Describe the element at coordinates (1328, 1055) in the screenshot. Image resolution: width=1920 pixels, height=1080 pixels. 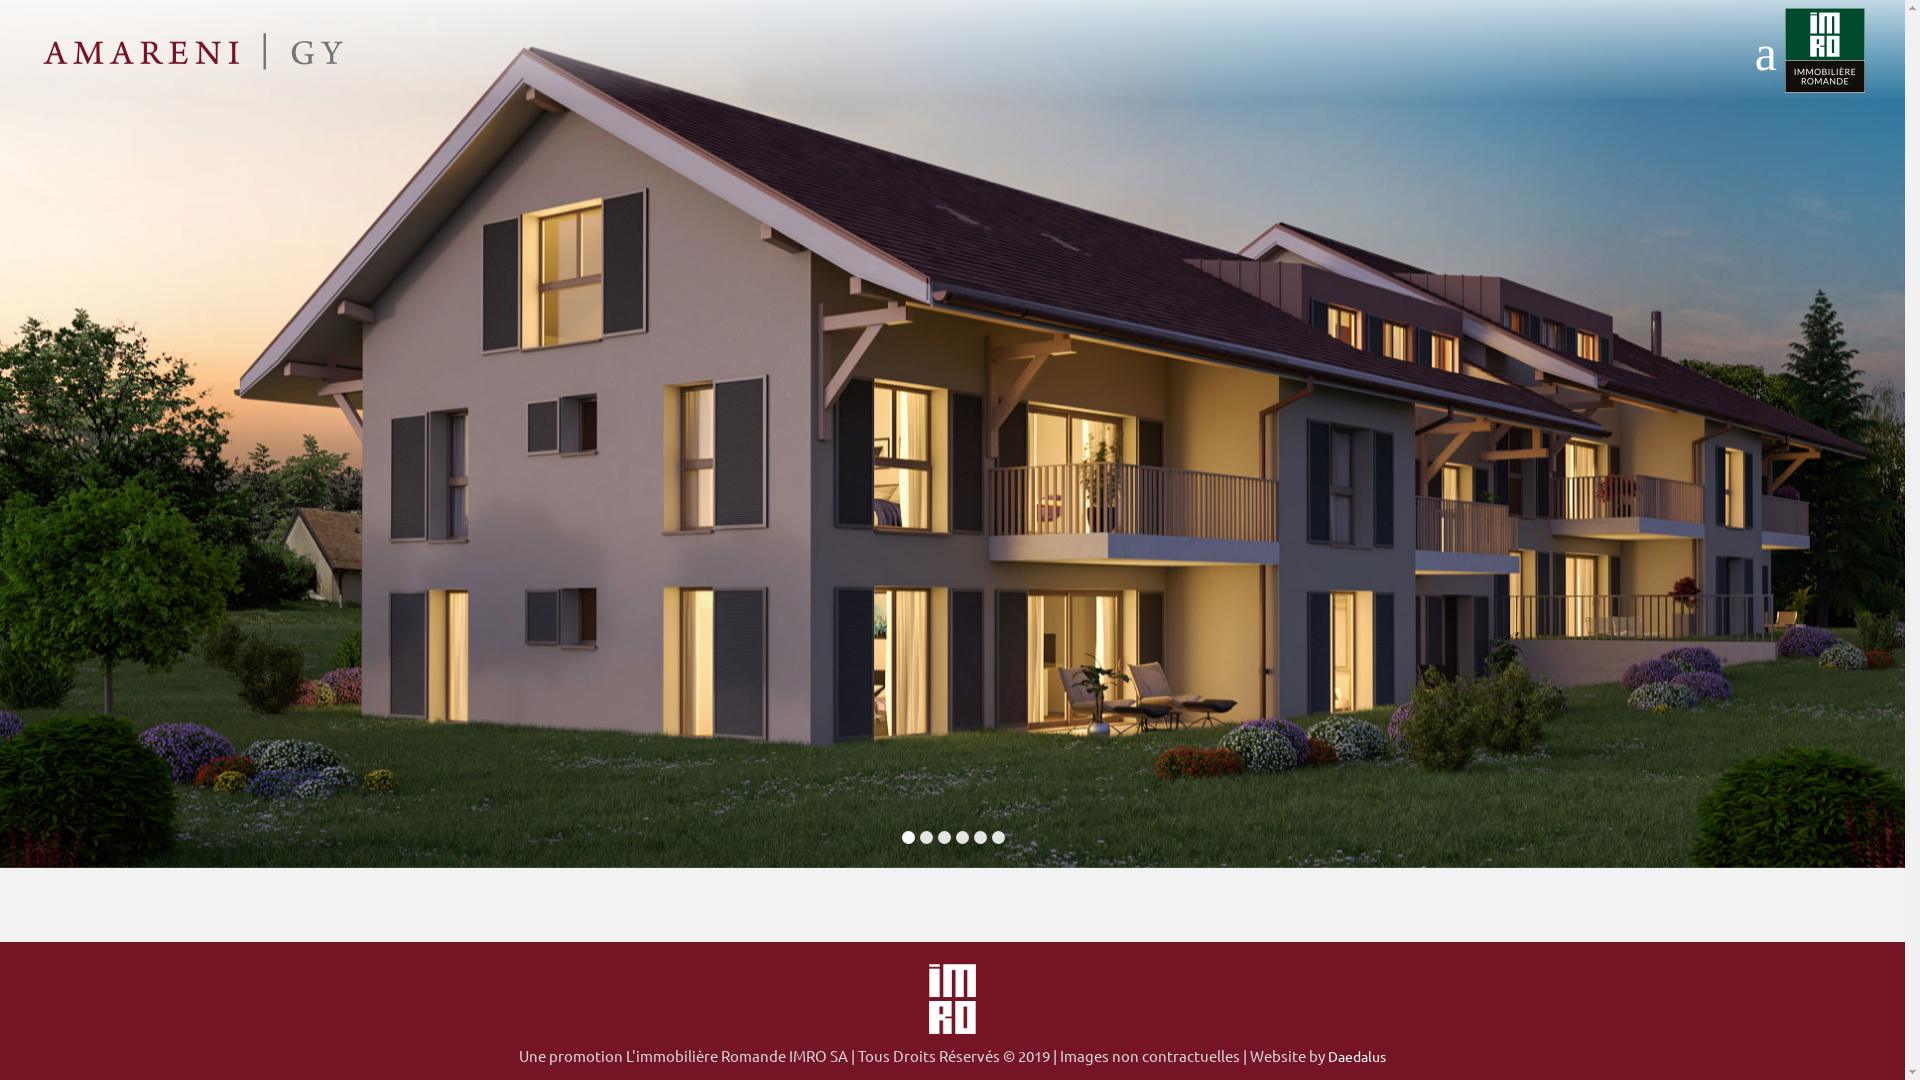
I see `'Daedalus'` at that location.